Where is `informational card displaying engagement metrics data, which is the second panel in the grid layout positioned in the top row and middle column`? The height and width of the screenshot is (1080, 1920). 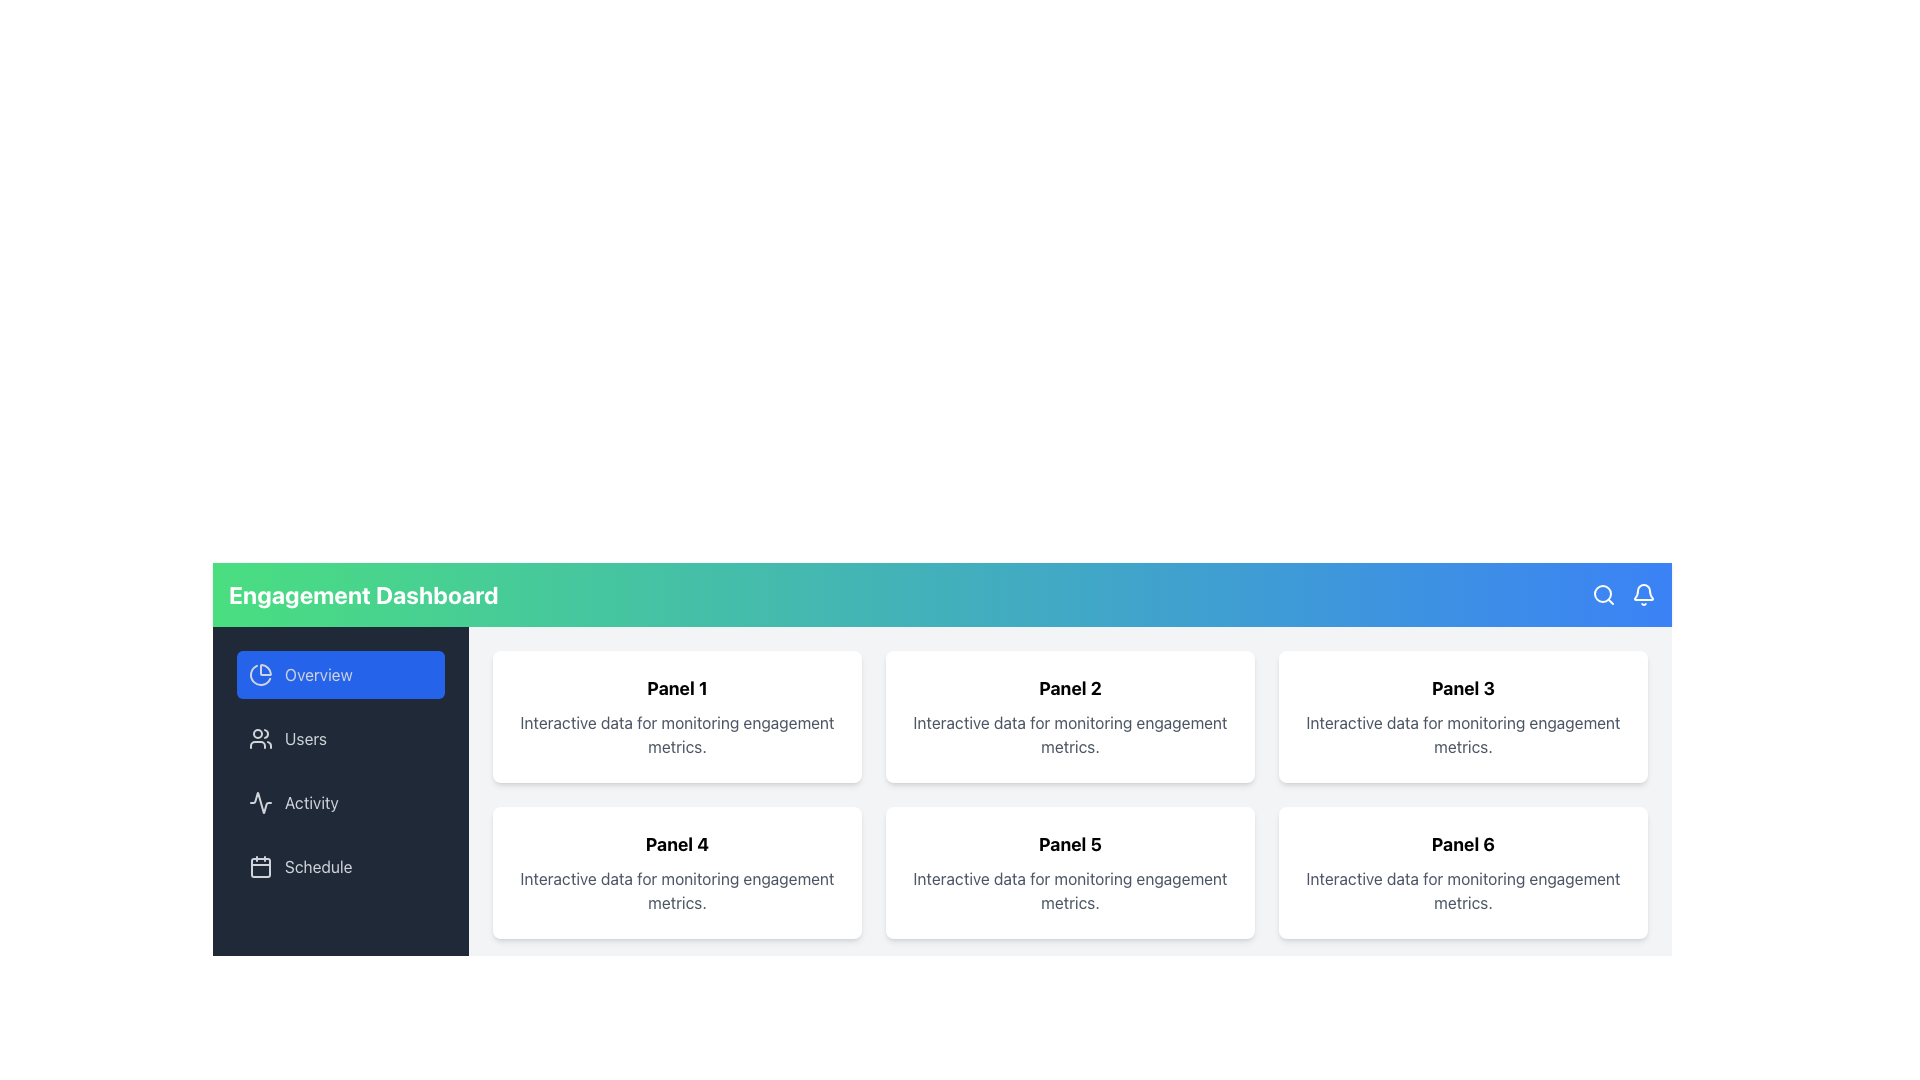 informational card displaying engagement metrics data, which is the second panel in the grid layout positioned in the top row and middle column is located at coordinates (1069, 716).